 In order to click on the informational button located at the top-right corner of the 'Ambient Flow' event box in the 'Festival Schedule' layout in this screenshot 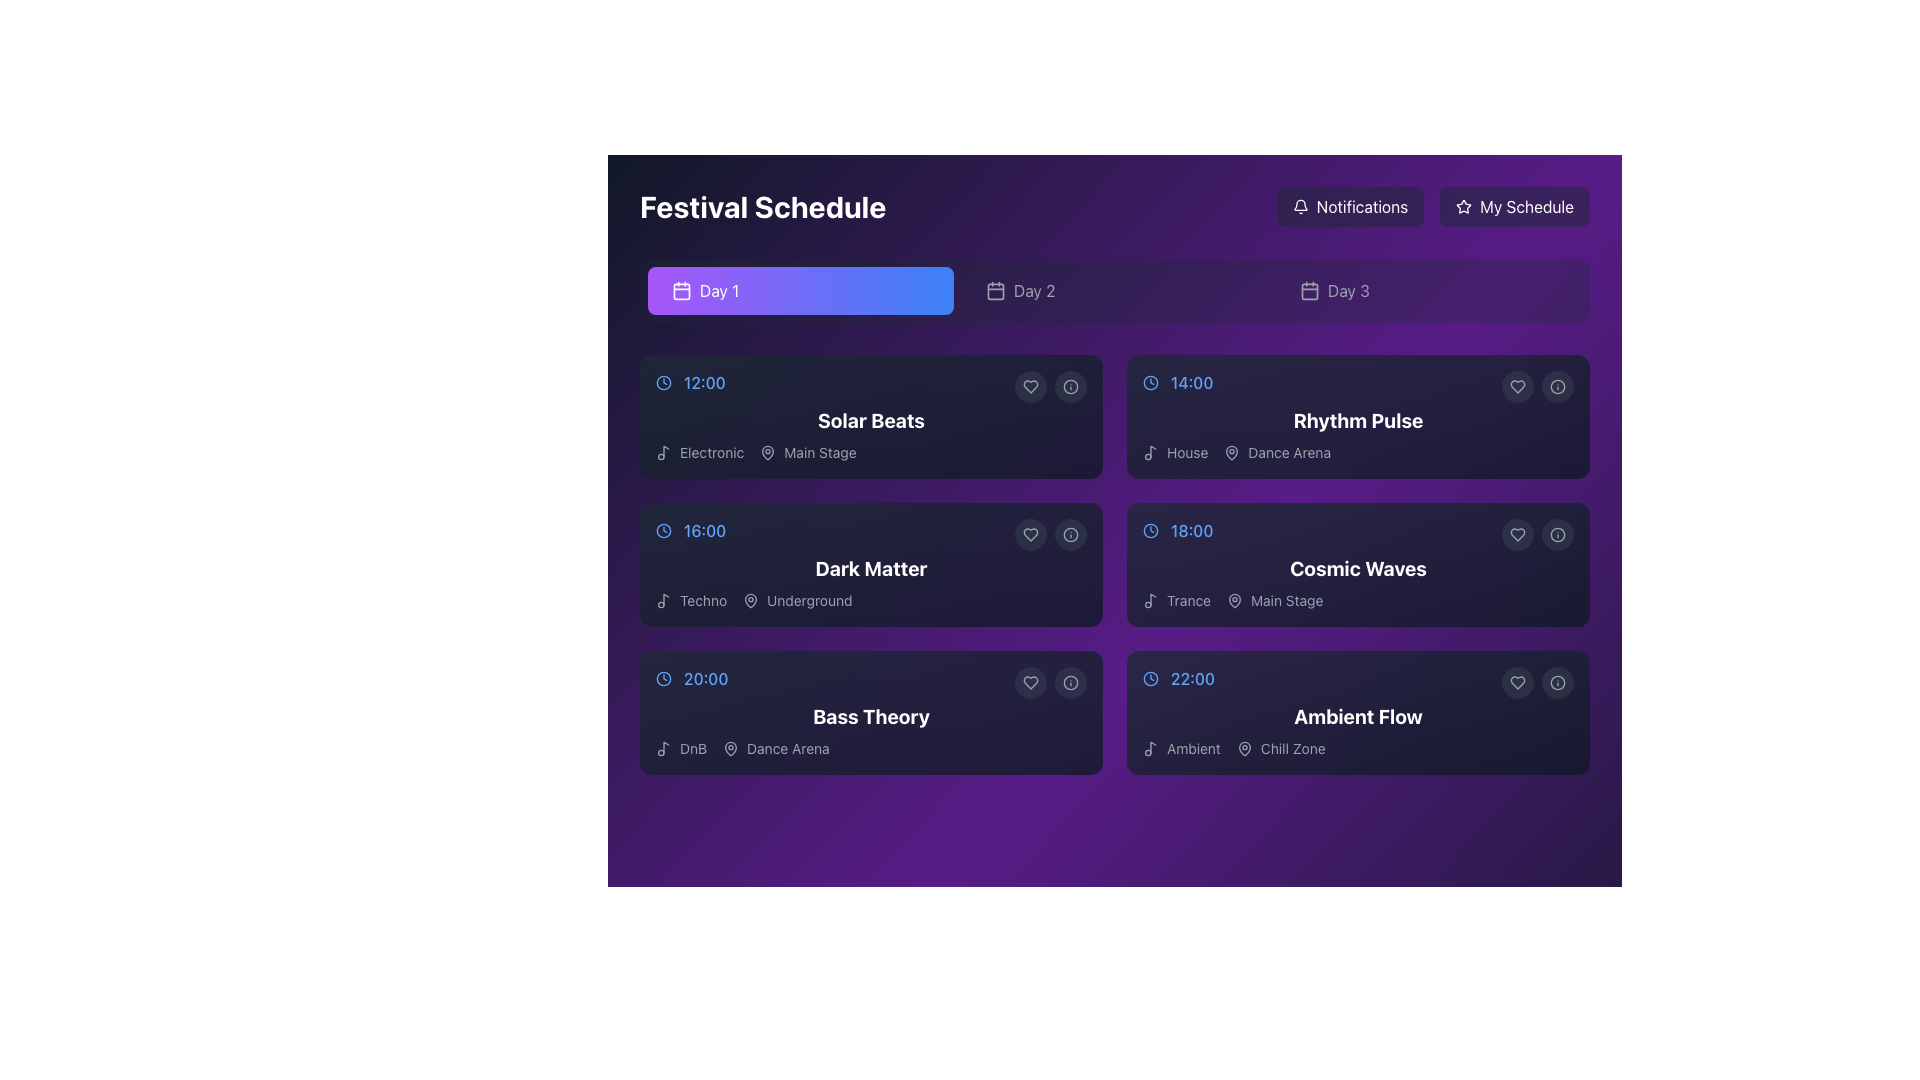, I will do `click(1557, 681)`.